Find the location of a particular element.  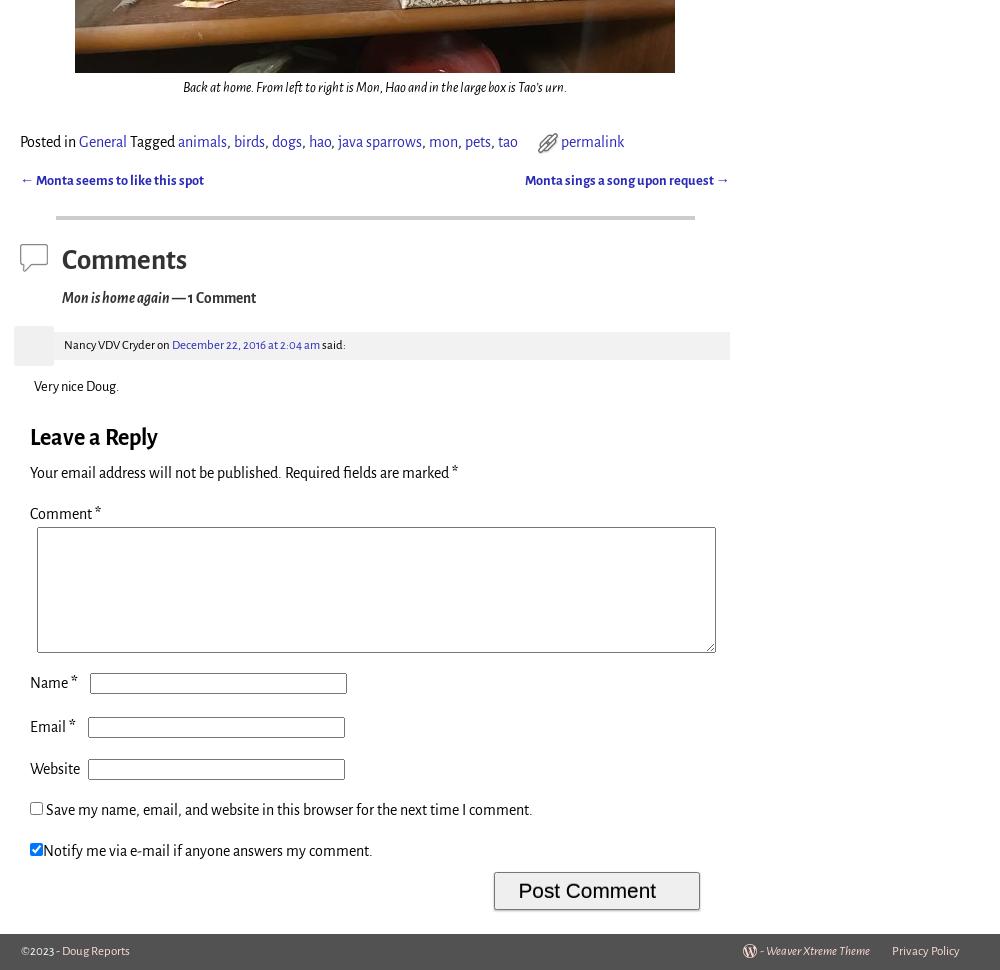

'animals' is located at coordinates (201, 142).